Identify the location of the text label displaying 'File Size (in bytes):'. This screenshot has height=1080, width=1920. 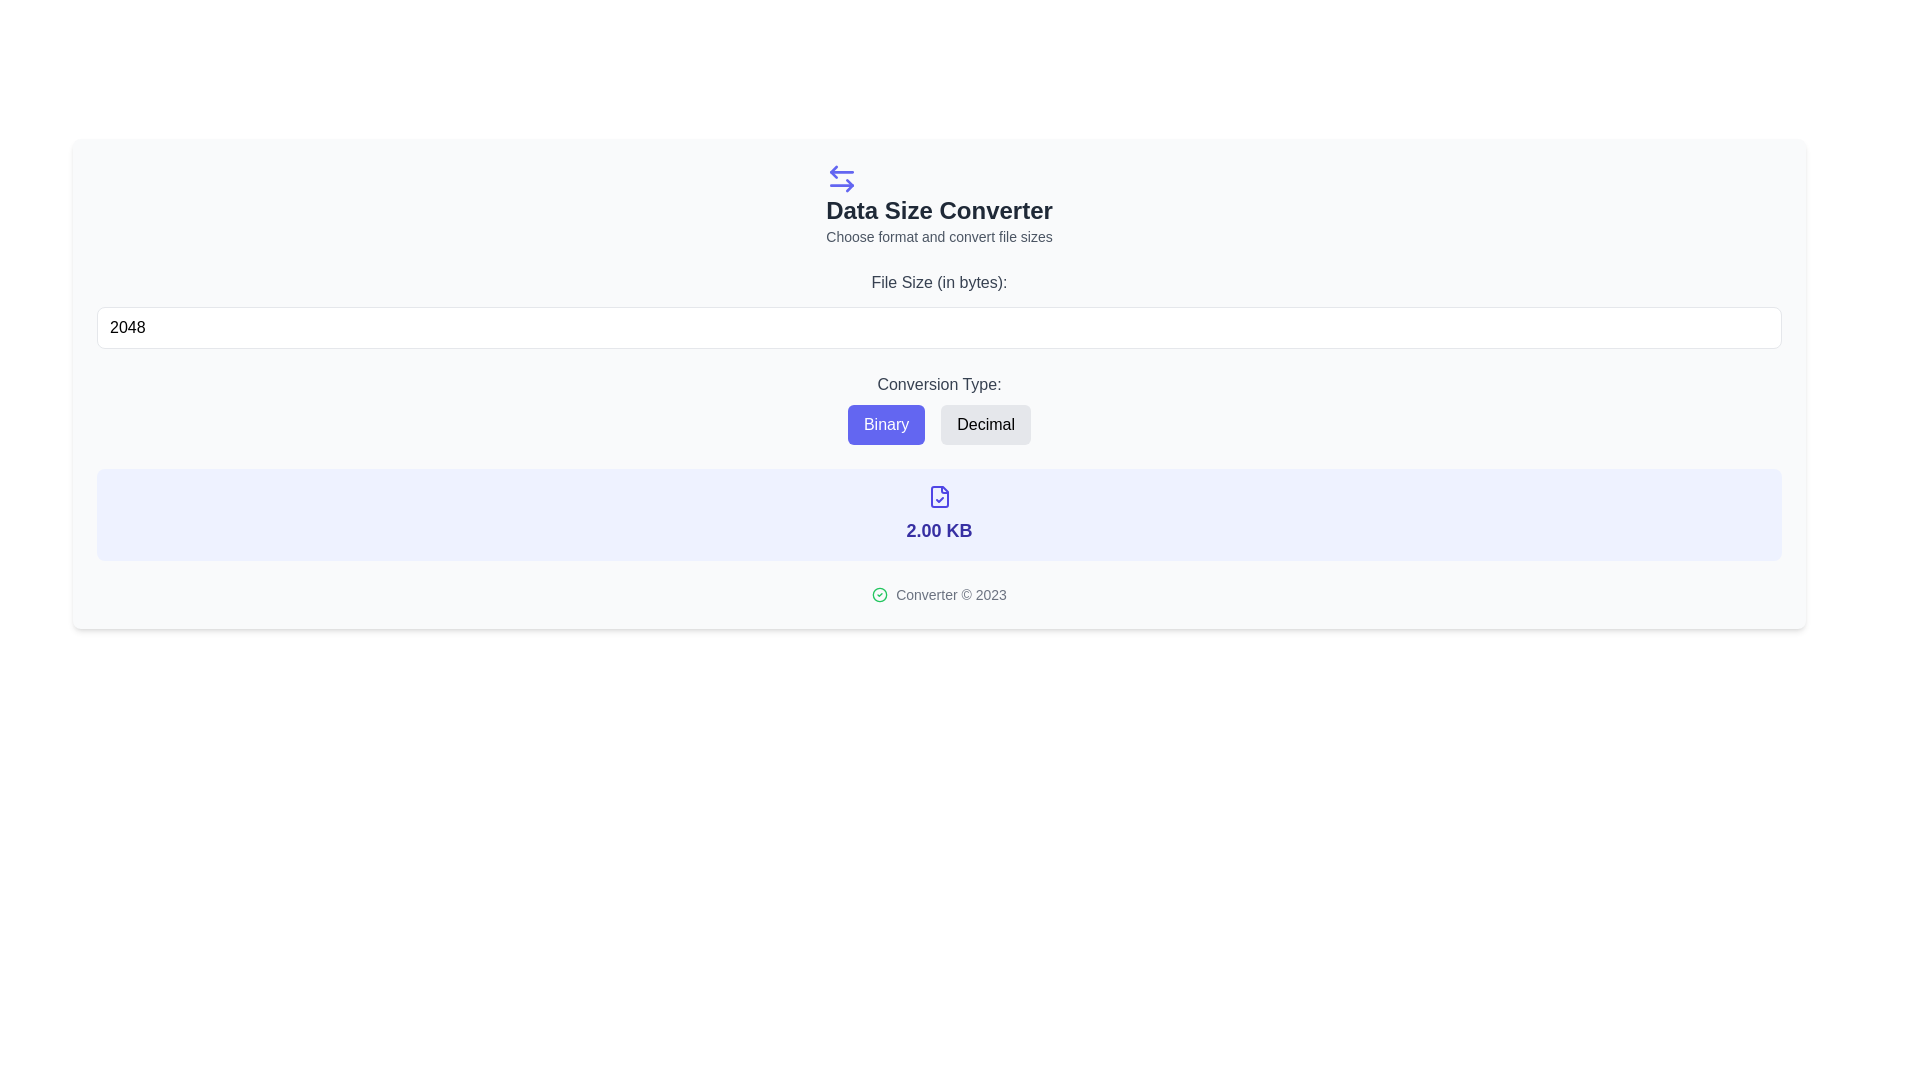
(938, 282).